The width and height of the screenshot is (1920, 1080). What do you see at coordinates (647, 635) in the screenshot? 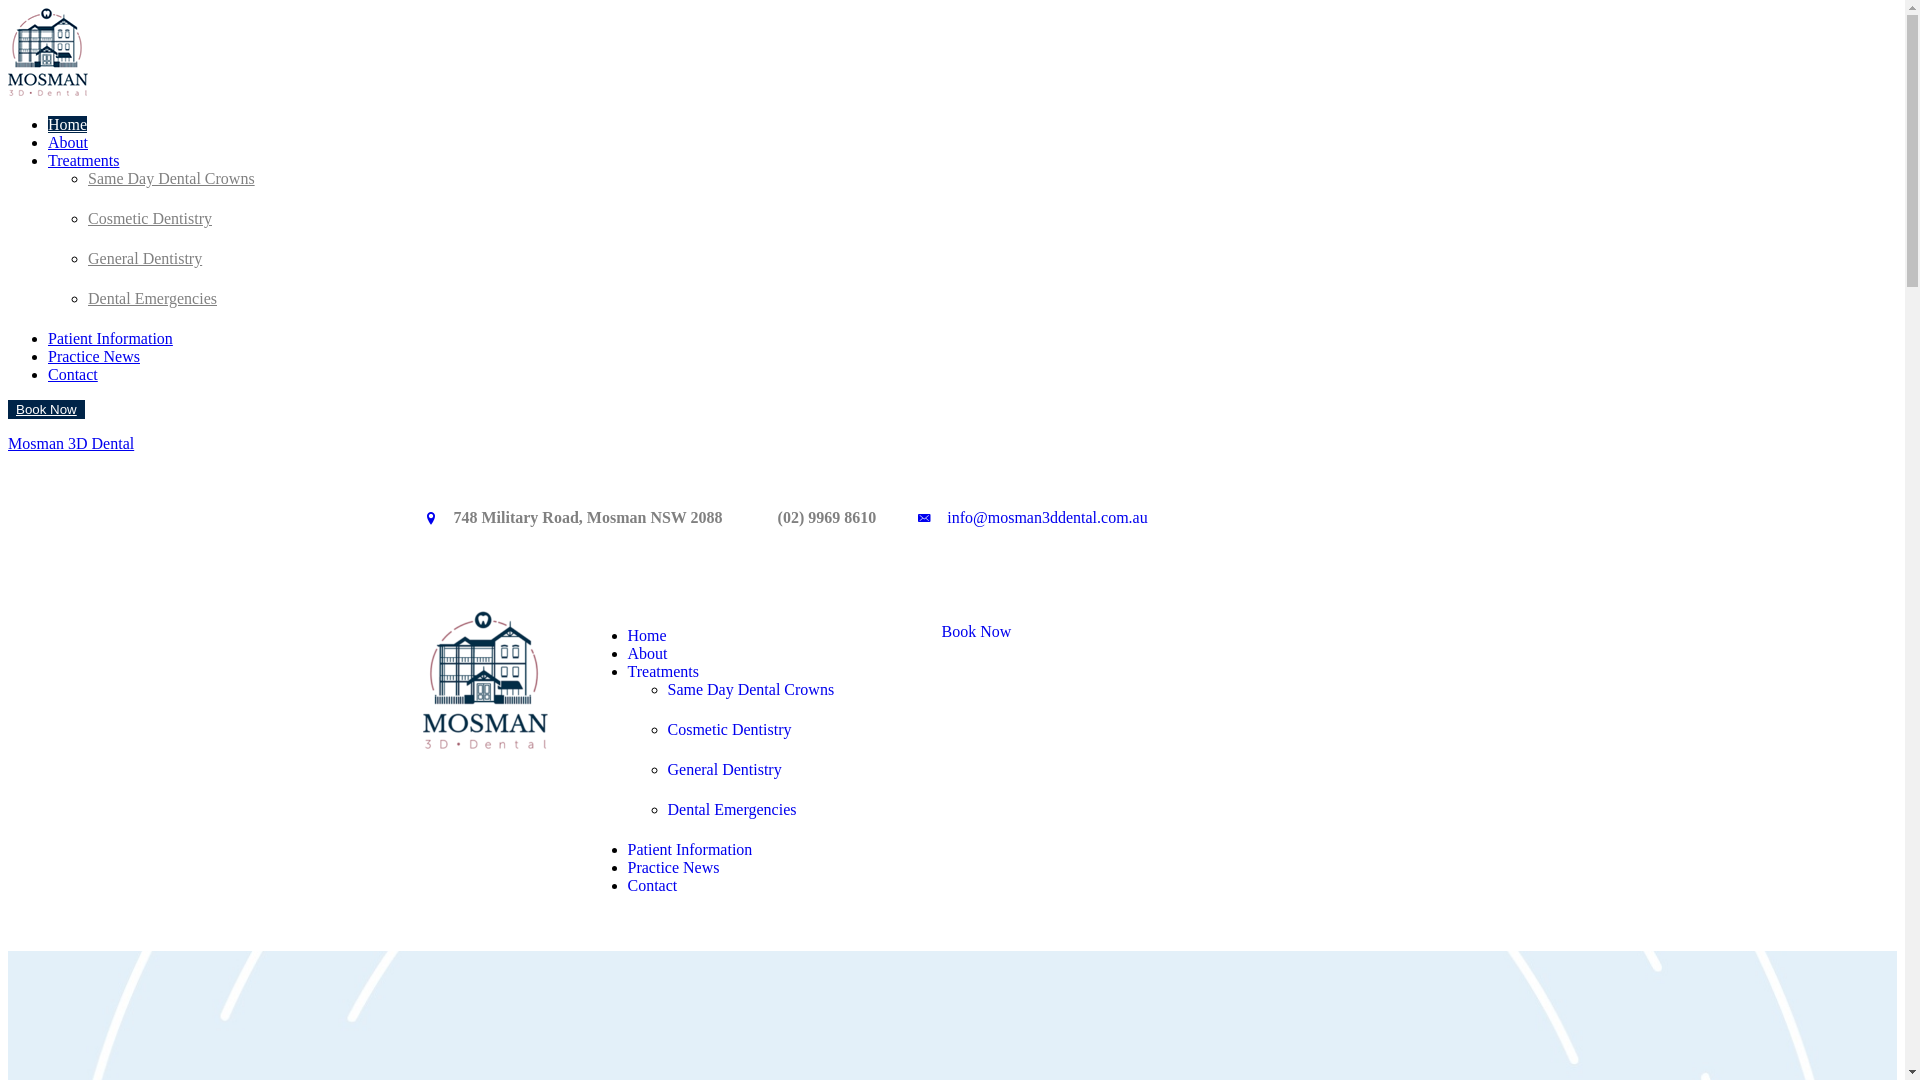
I see `'Home'` at bounding box center [647, 635].